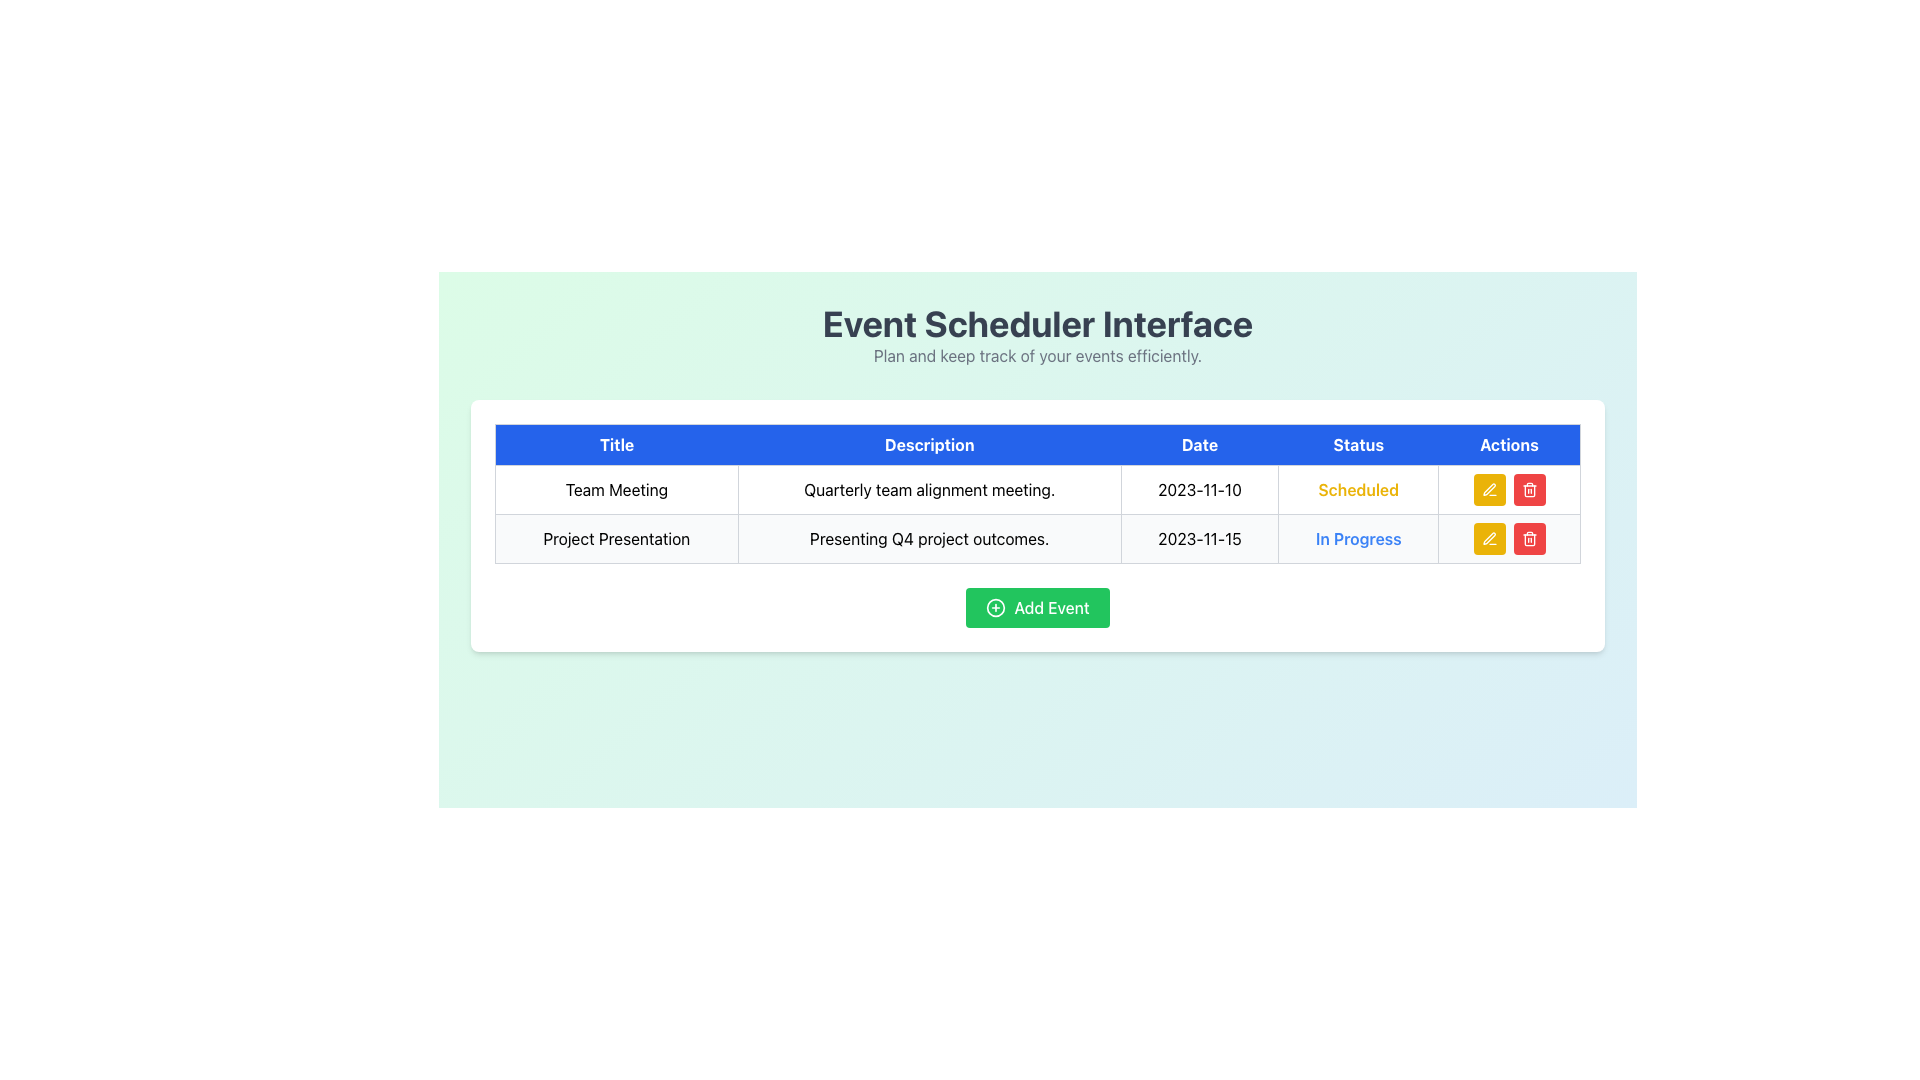  I want to click on the 'Date' column header text label, which is the third element in the table header row, providing context for the data below, so click(1200, 443).